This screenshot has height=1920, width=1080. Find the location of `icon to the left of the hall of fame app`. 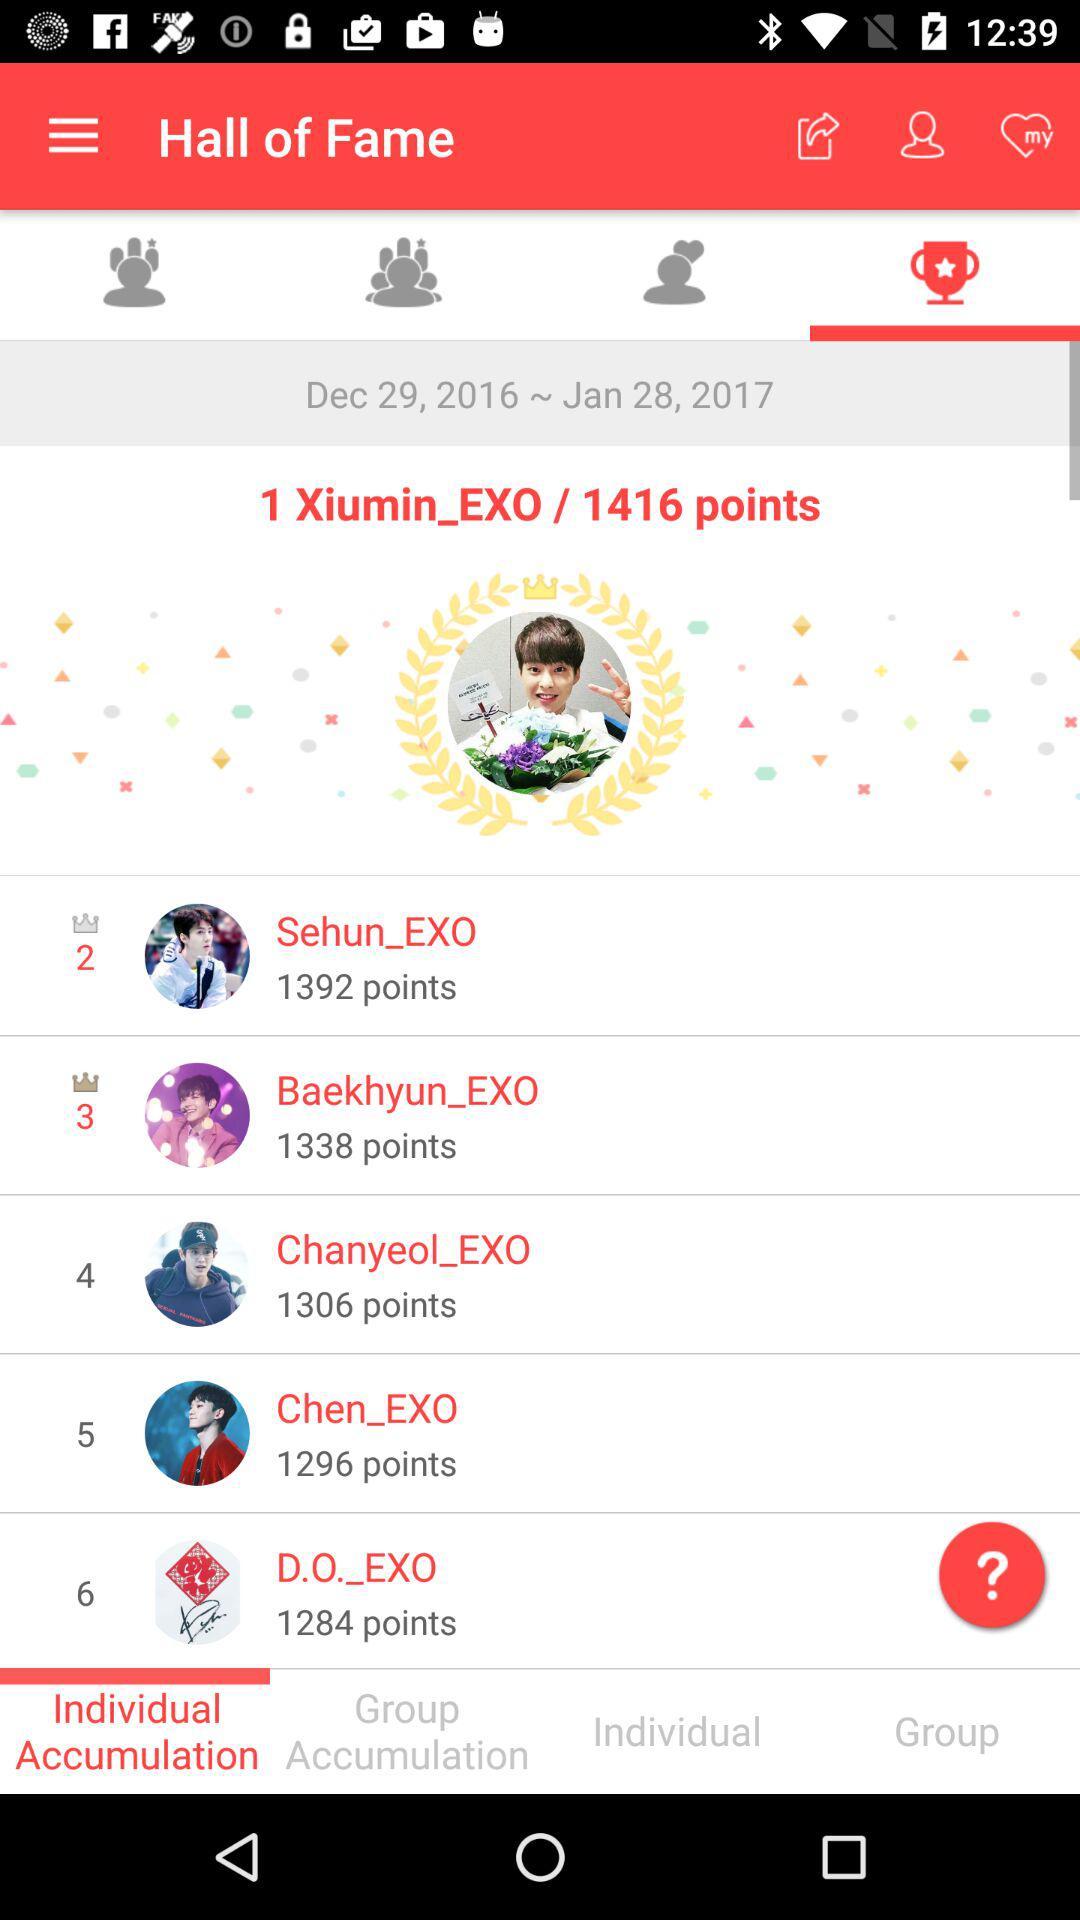

icon to the left of the hall of fame app is located at coordinates (72, 135).